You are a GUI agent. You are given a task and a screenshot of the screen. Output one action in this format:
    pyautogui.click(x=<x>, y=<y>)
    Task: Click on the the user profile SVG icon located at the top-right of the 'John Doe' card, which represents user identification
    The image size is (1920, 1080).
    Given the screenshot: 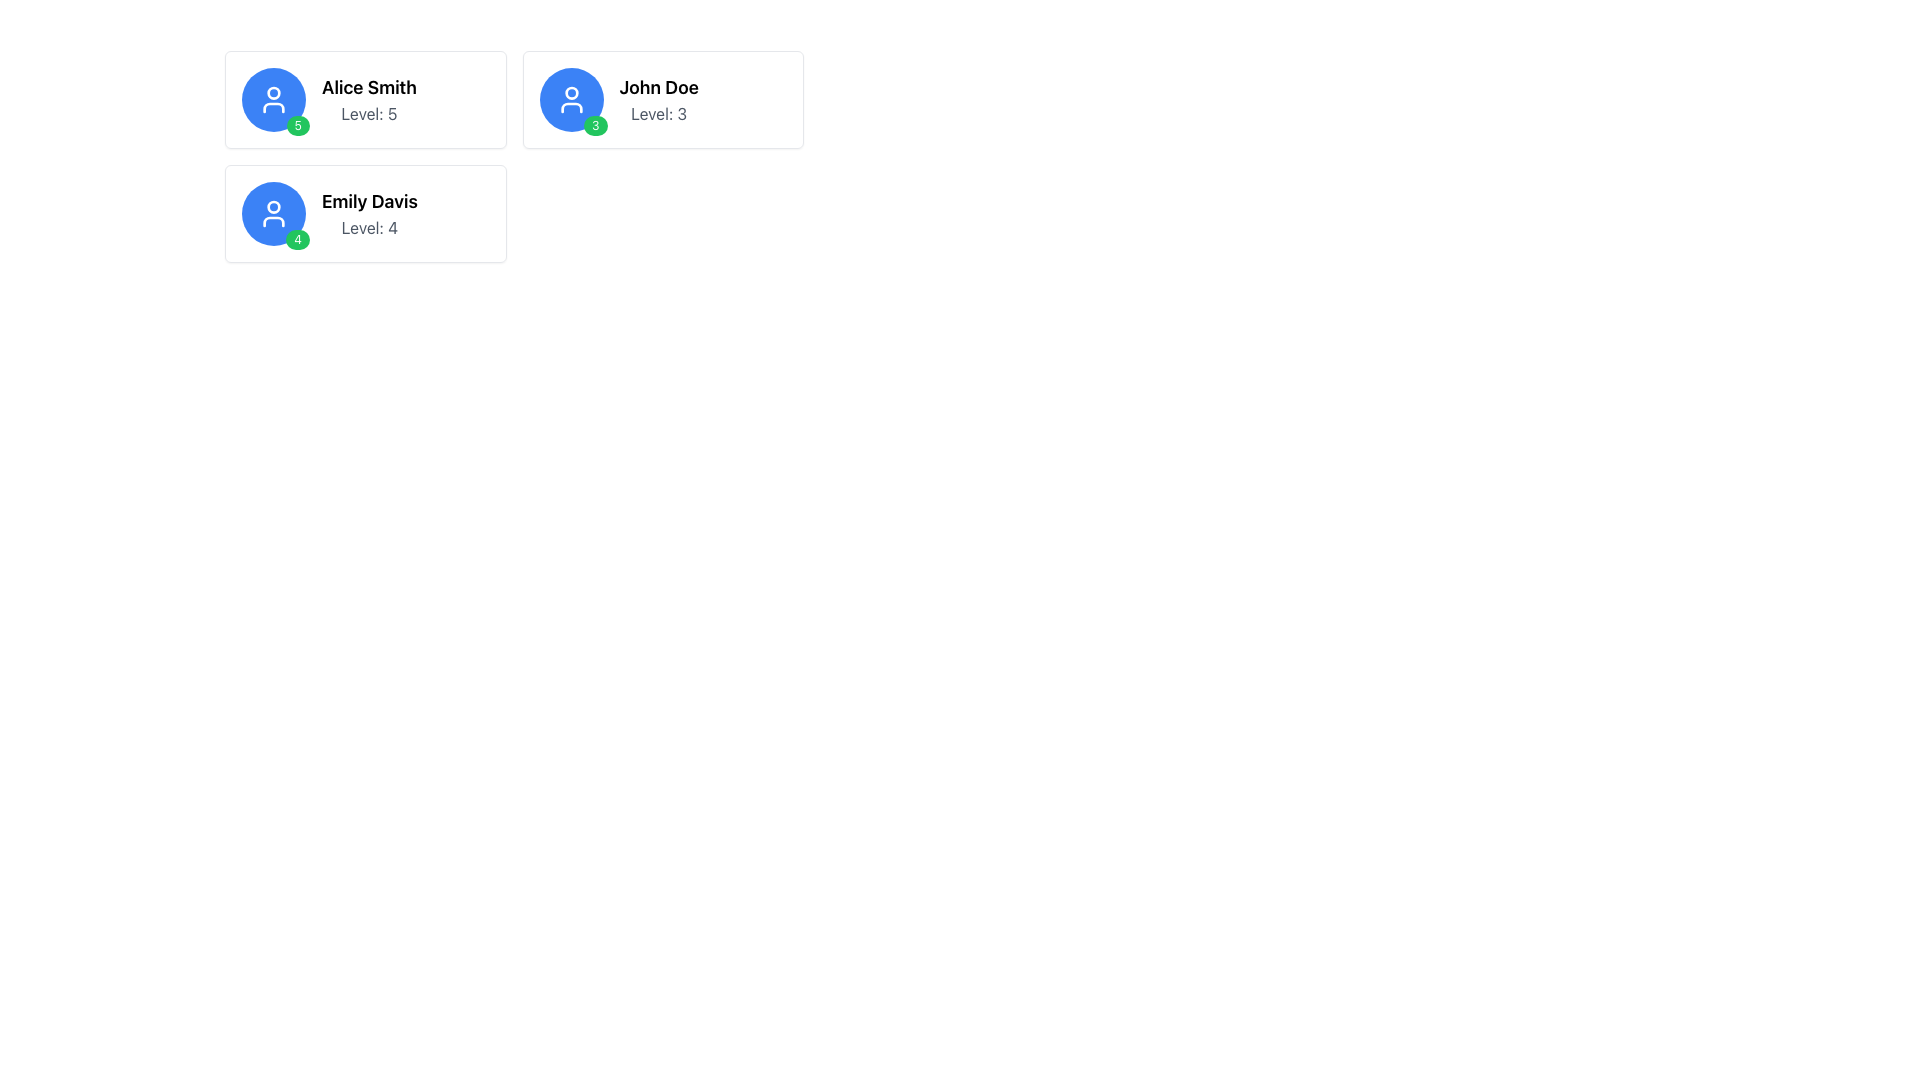 What is the action you would take?
    pyautogui.click(x=570, y=100)
    